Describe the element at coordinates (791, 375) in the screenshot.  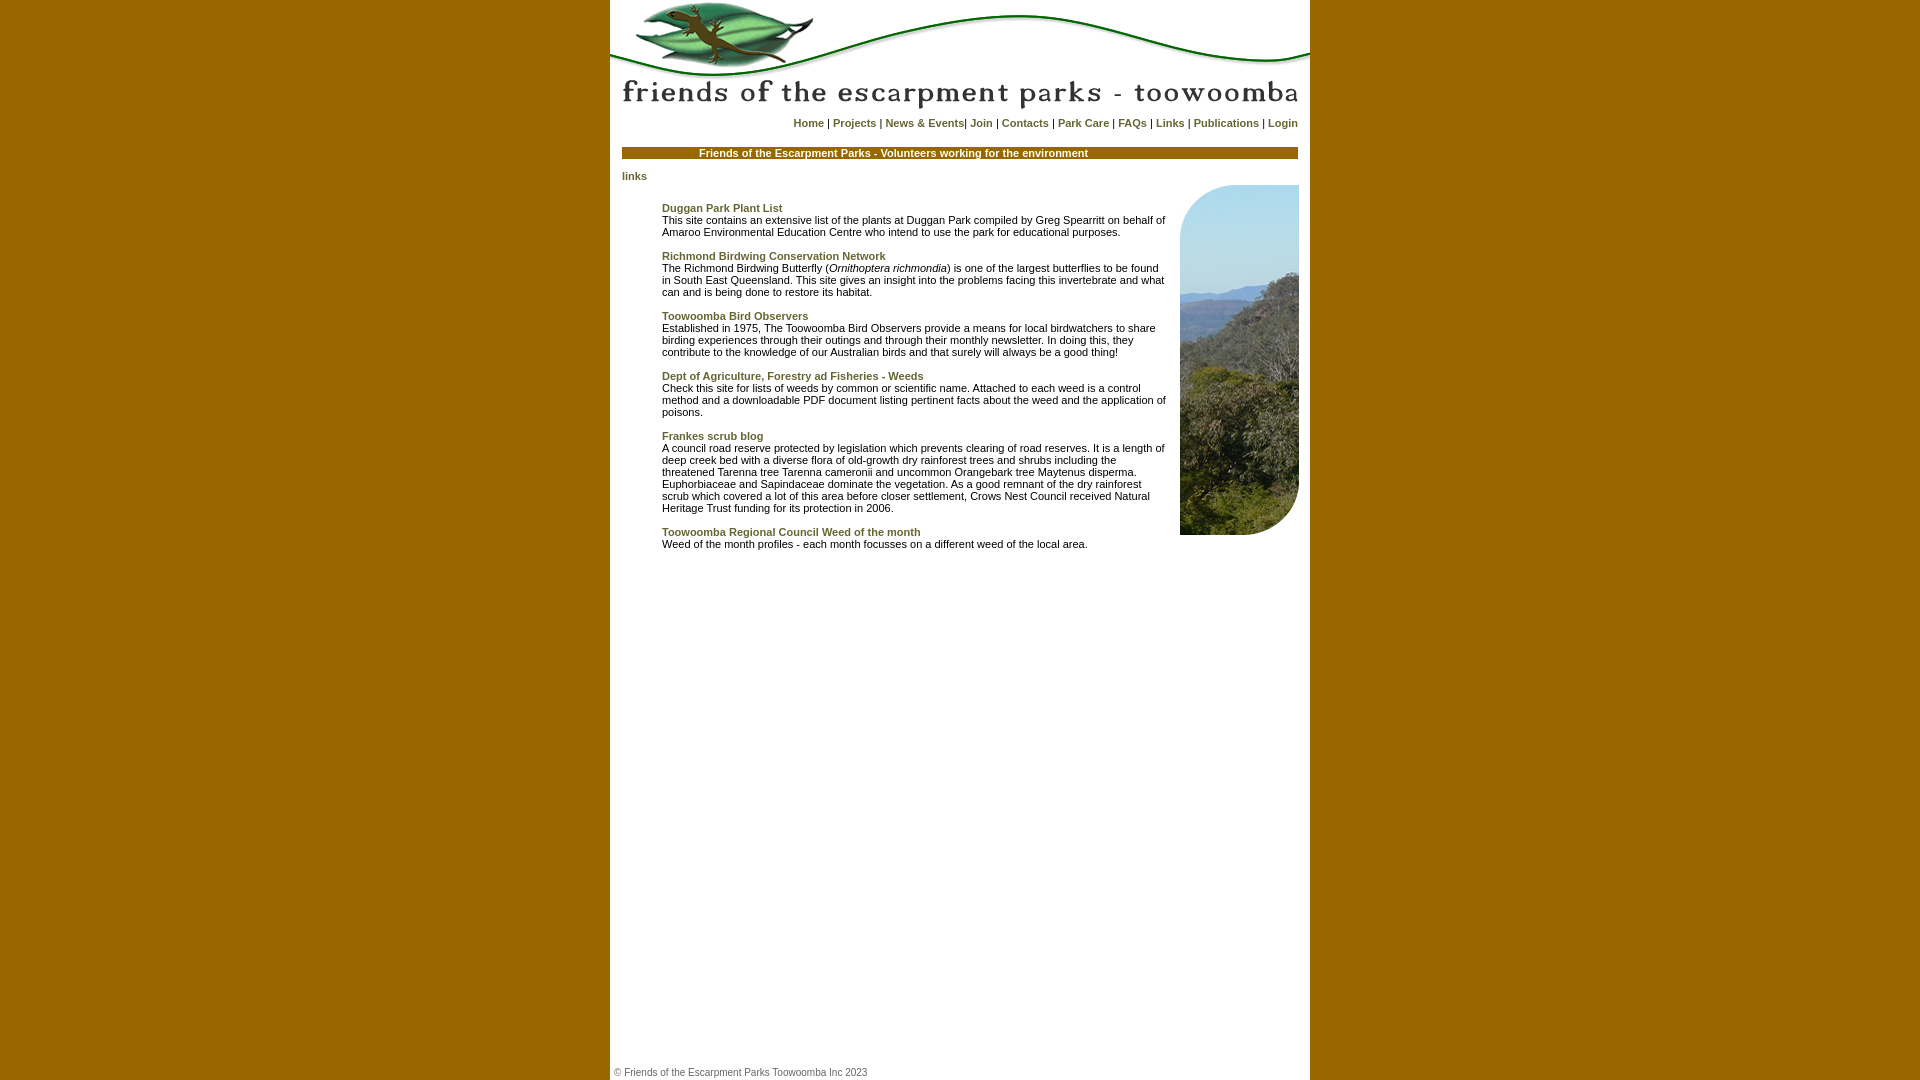
I see `'Dept of Agriculture, Forestry ad Fisheries - Weeds'` at that location.